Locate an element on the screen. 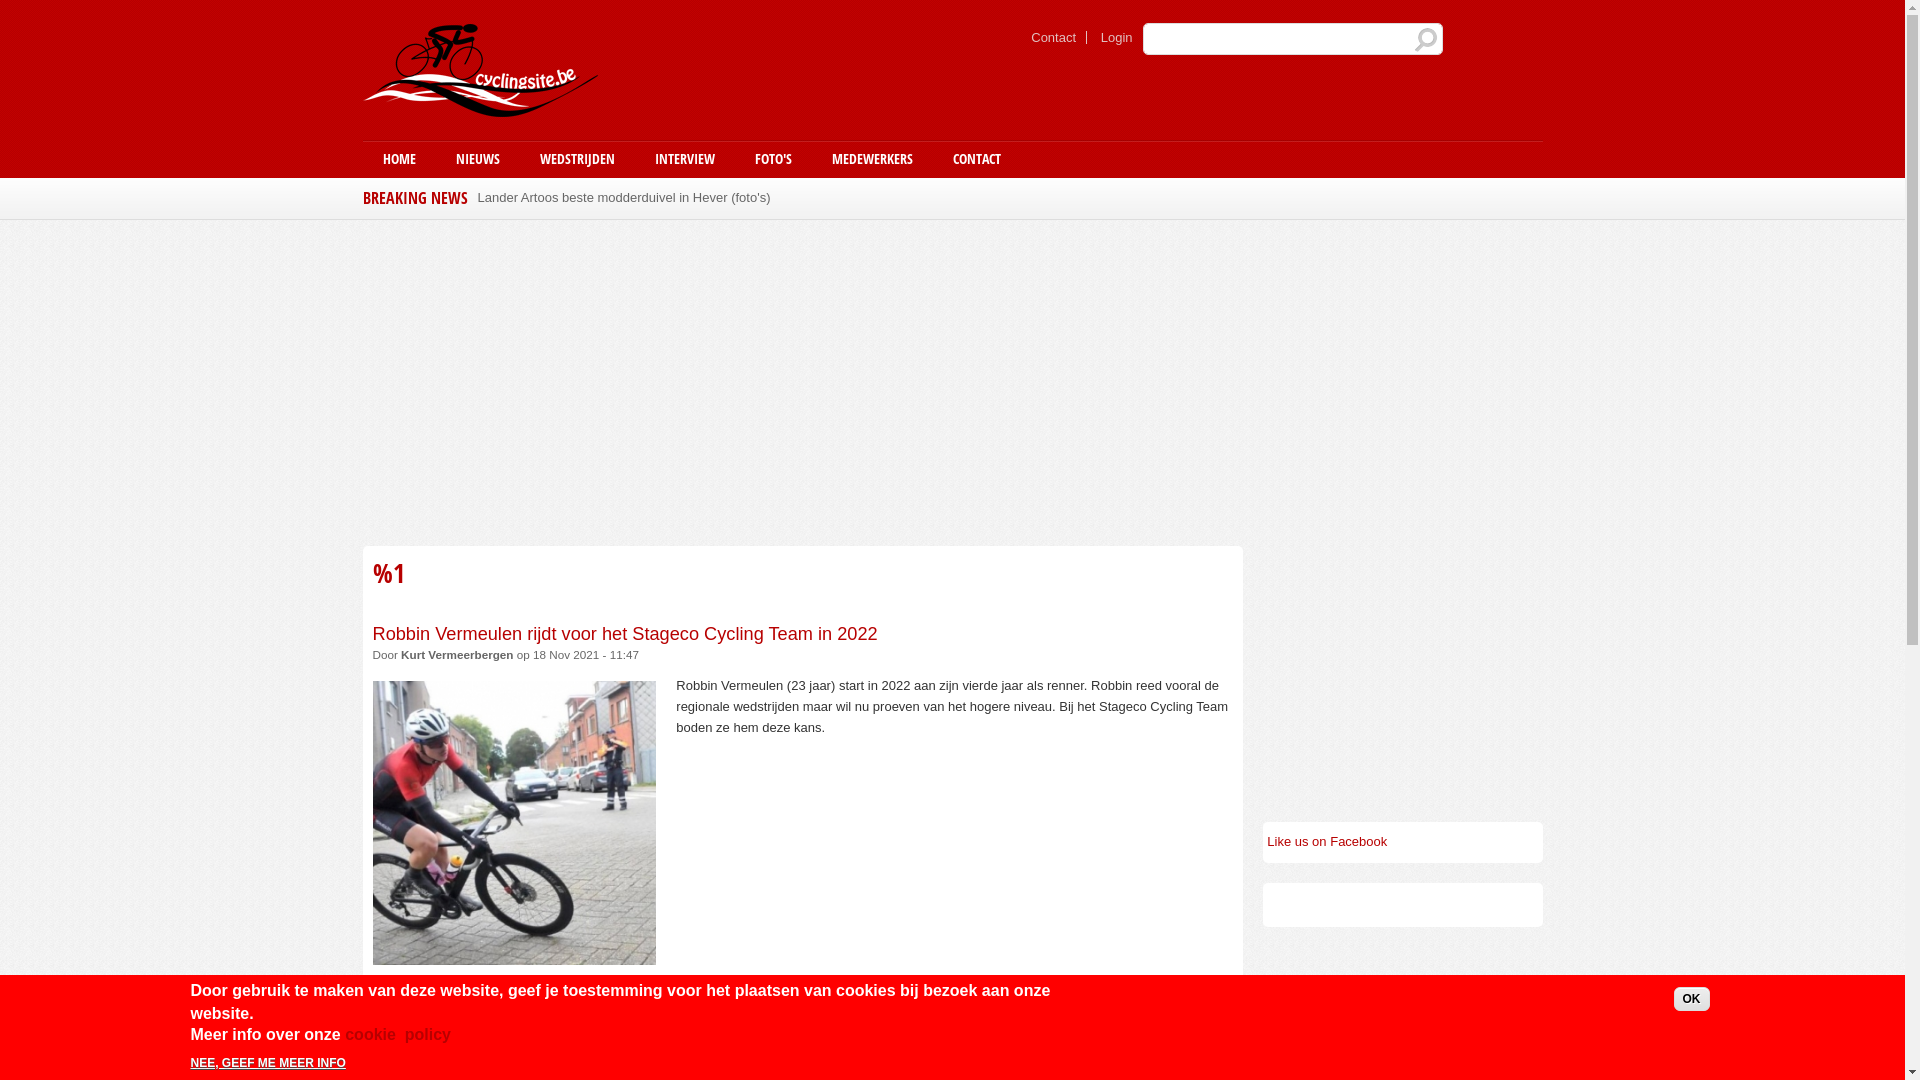  'Robbin Vermeulen rijdt voor het Stageco Cycling Team in 2022' is located at coordinates (623, 633).